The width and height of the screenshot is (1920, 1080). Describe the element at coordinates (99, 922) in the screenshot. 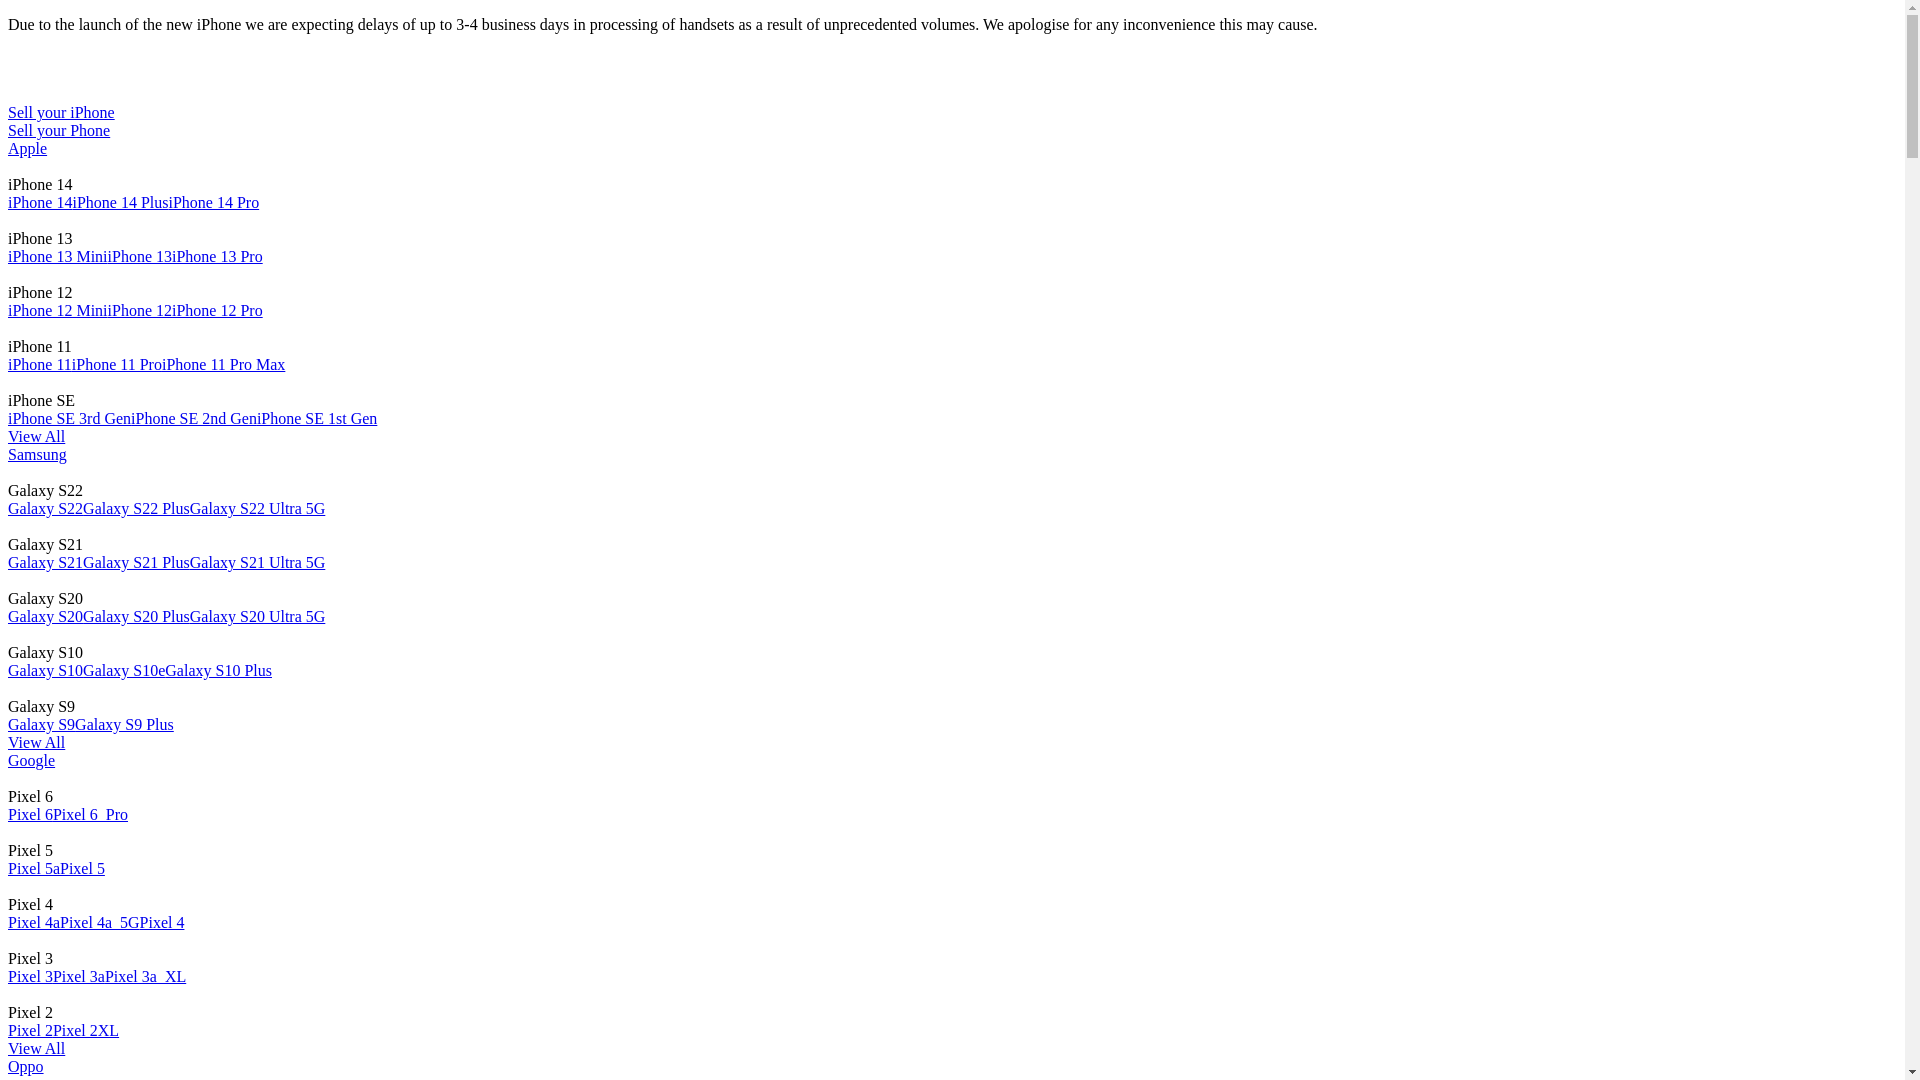

I see `'Pixel 4a  5G'` at that location.